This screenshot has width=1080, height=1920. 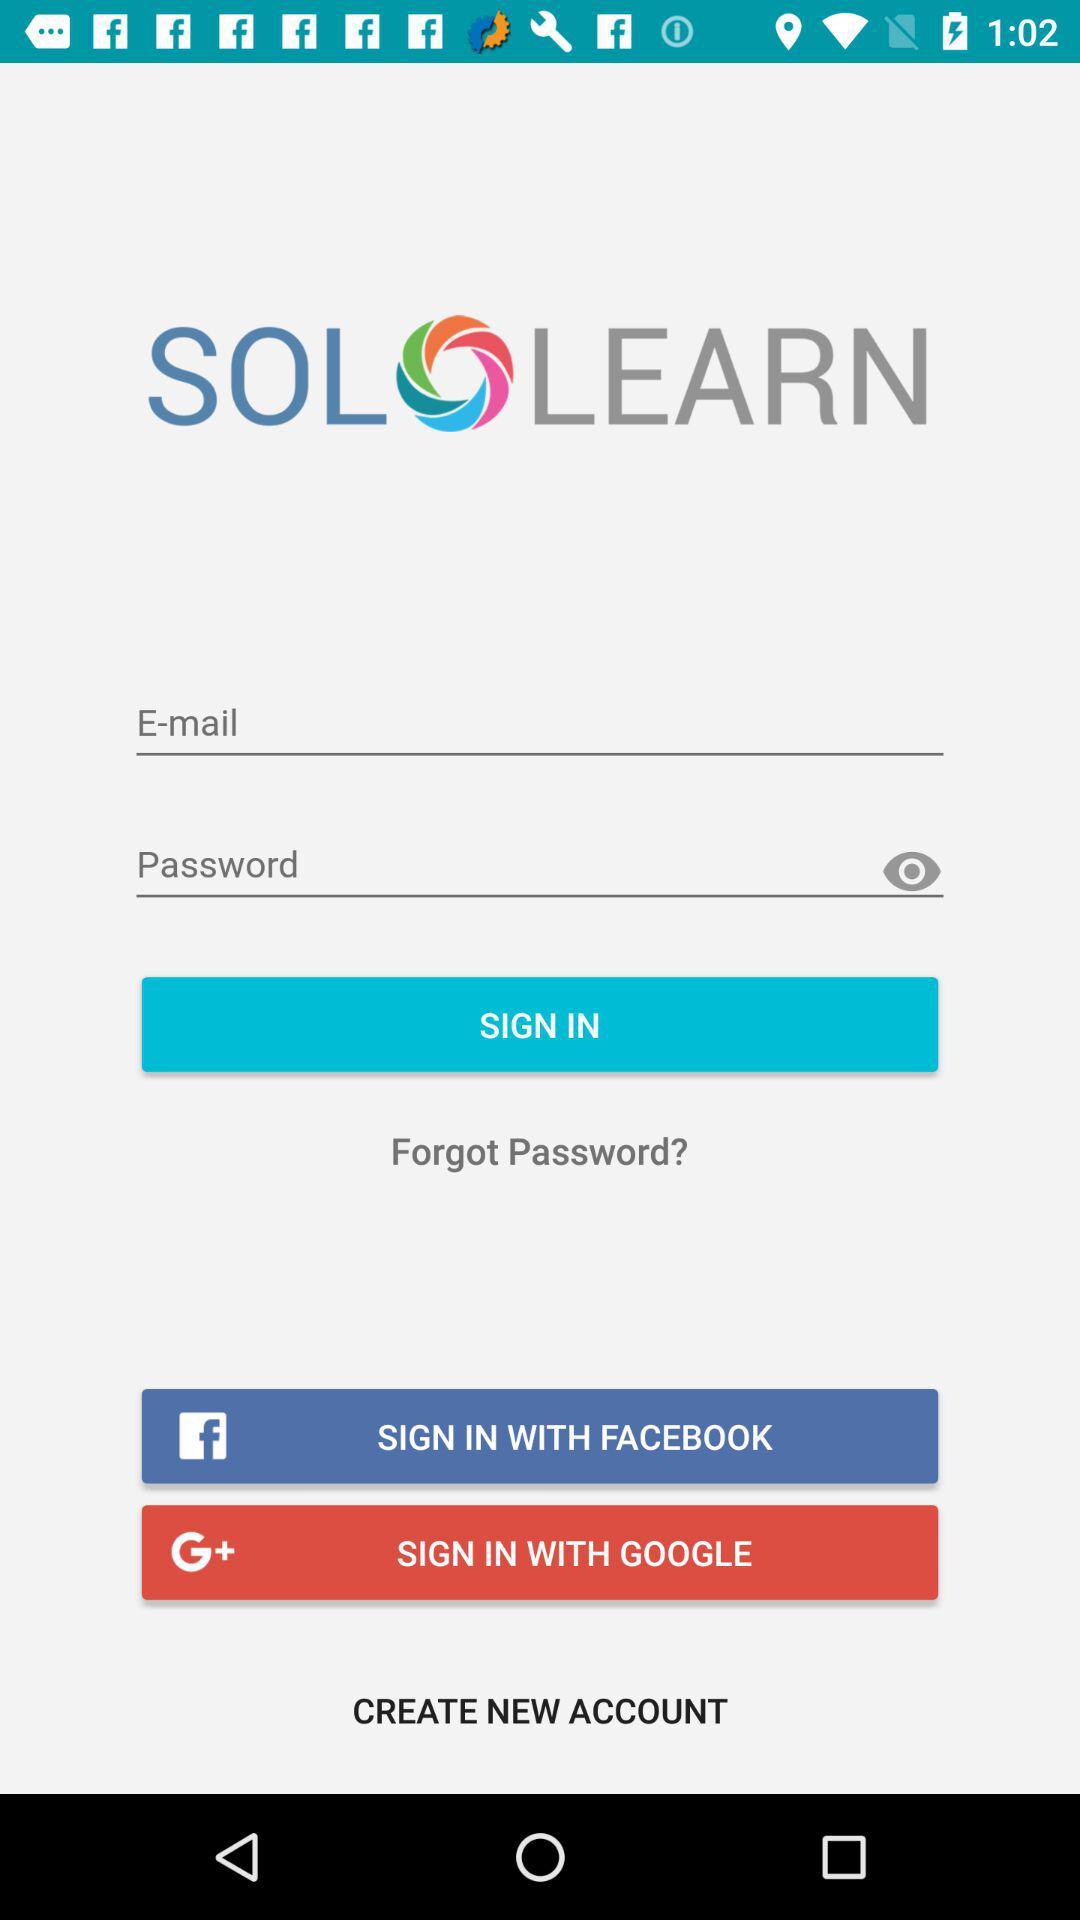 I want to click on user name, so click(x=540, y=723).